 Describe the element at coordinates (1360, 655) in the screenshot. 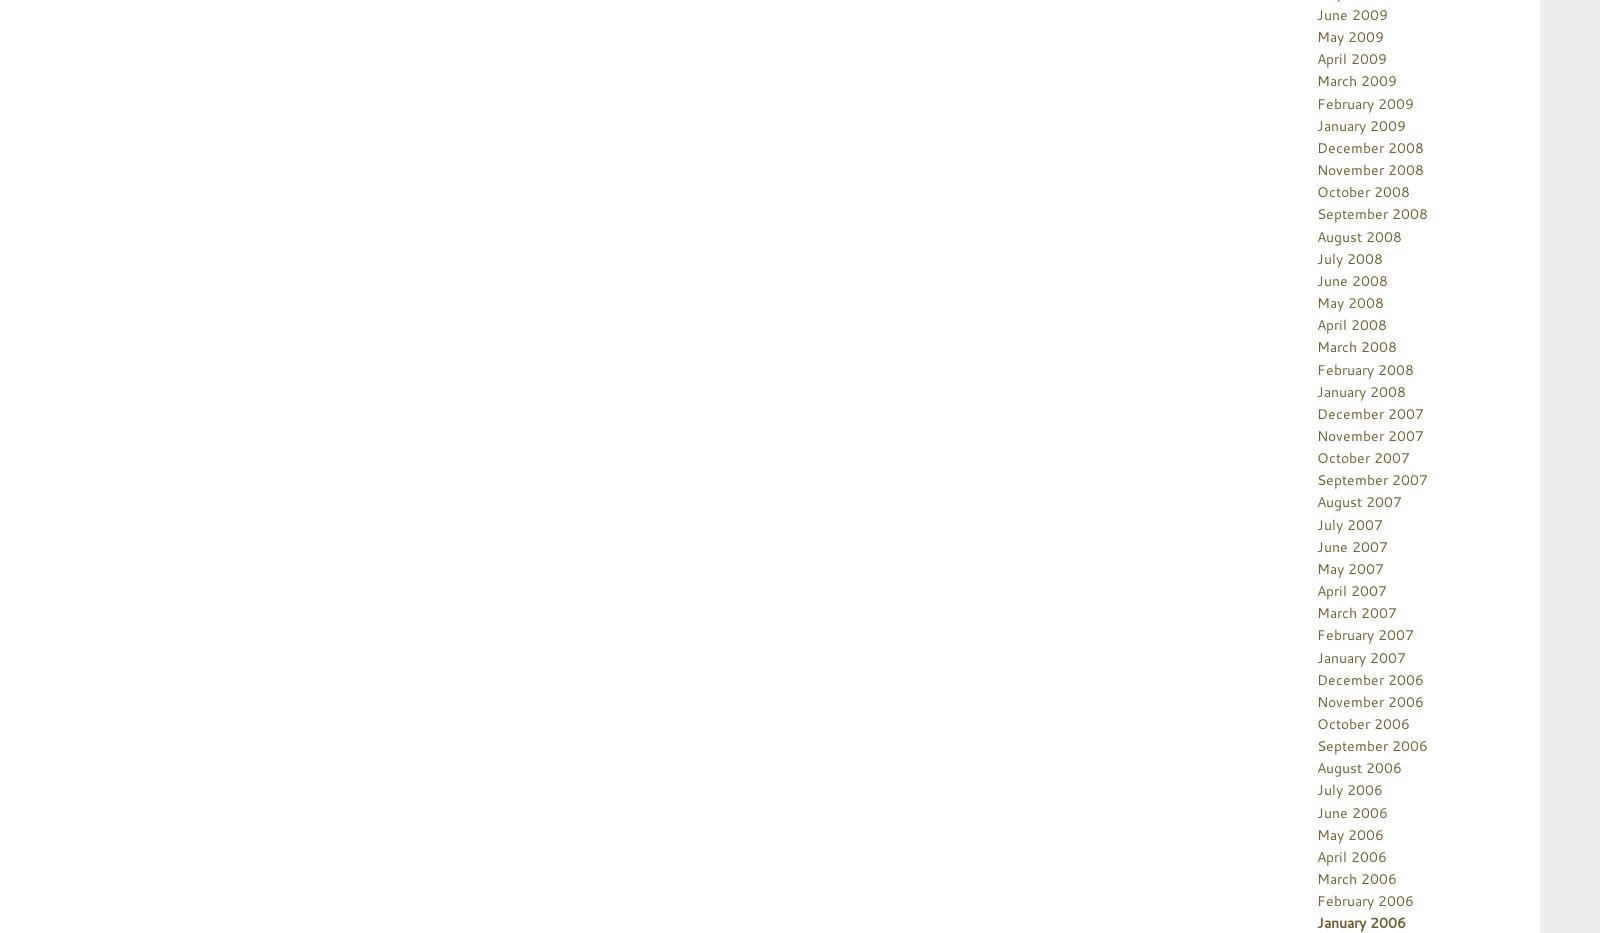

I see `'January 2007'` at that location.